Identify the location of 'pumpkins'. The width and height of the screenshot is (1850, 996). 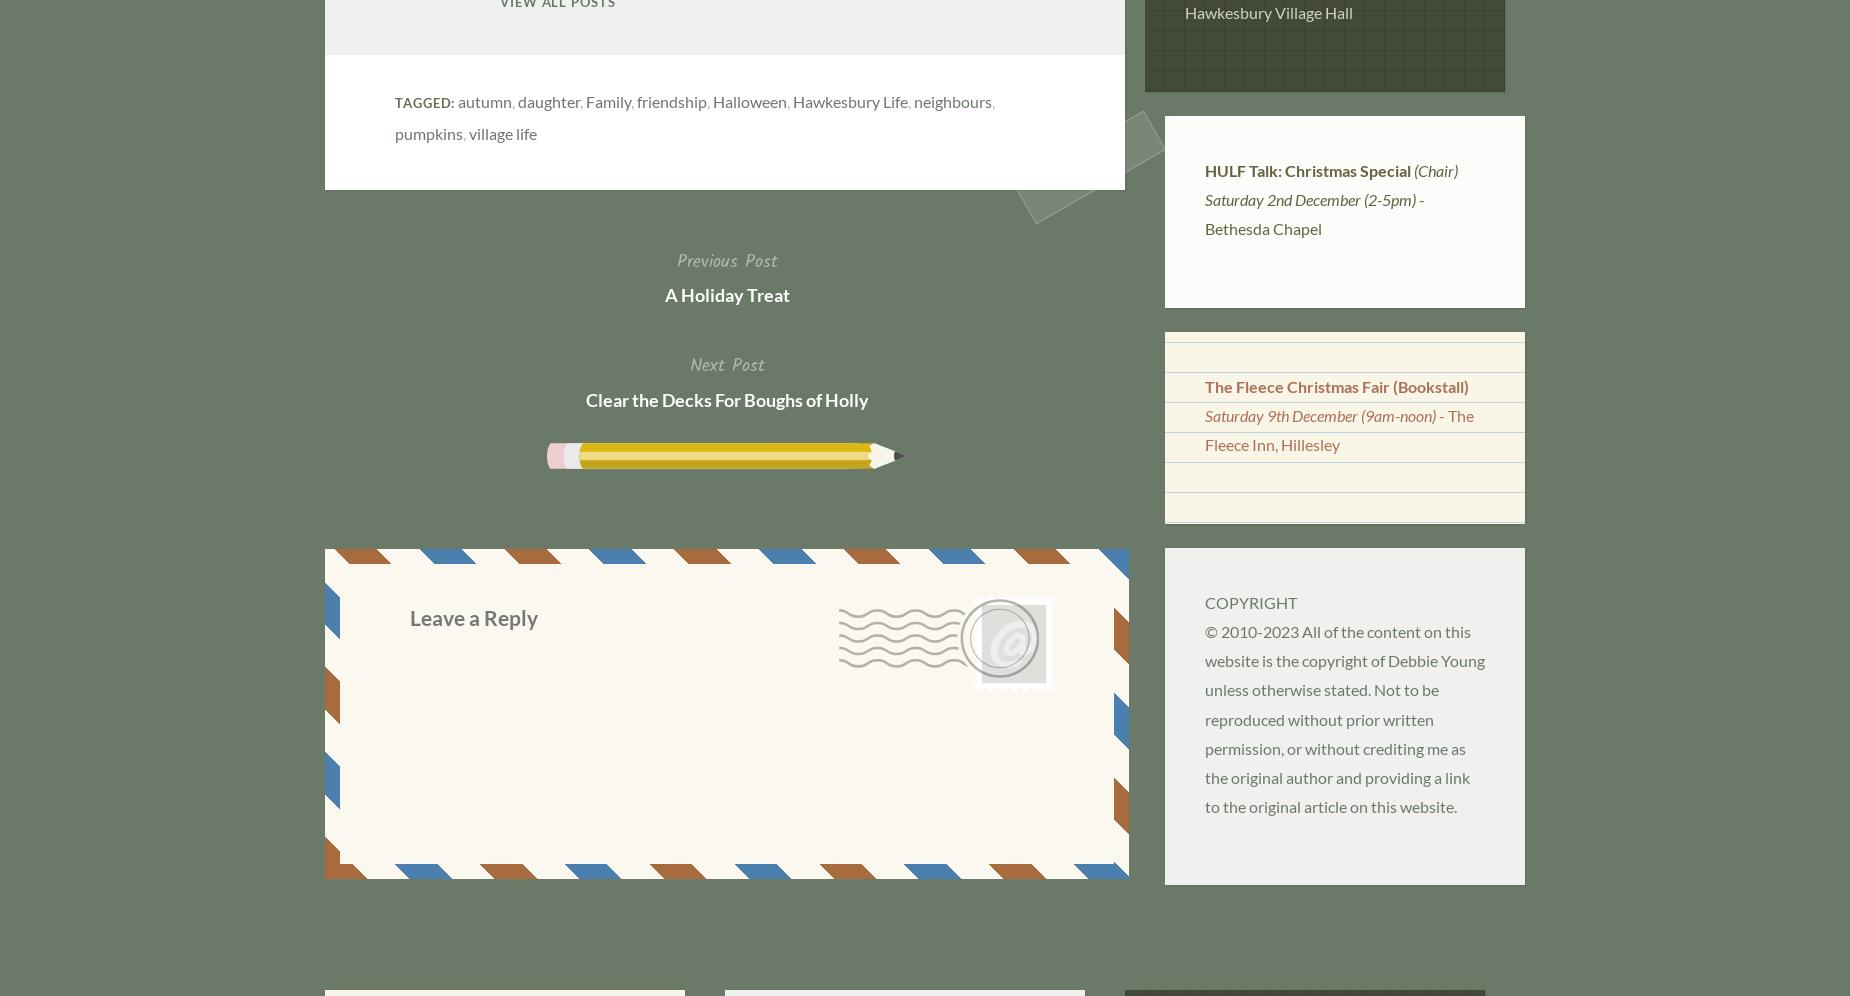
(428, 132).